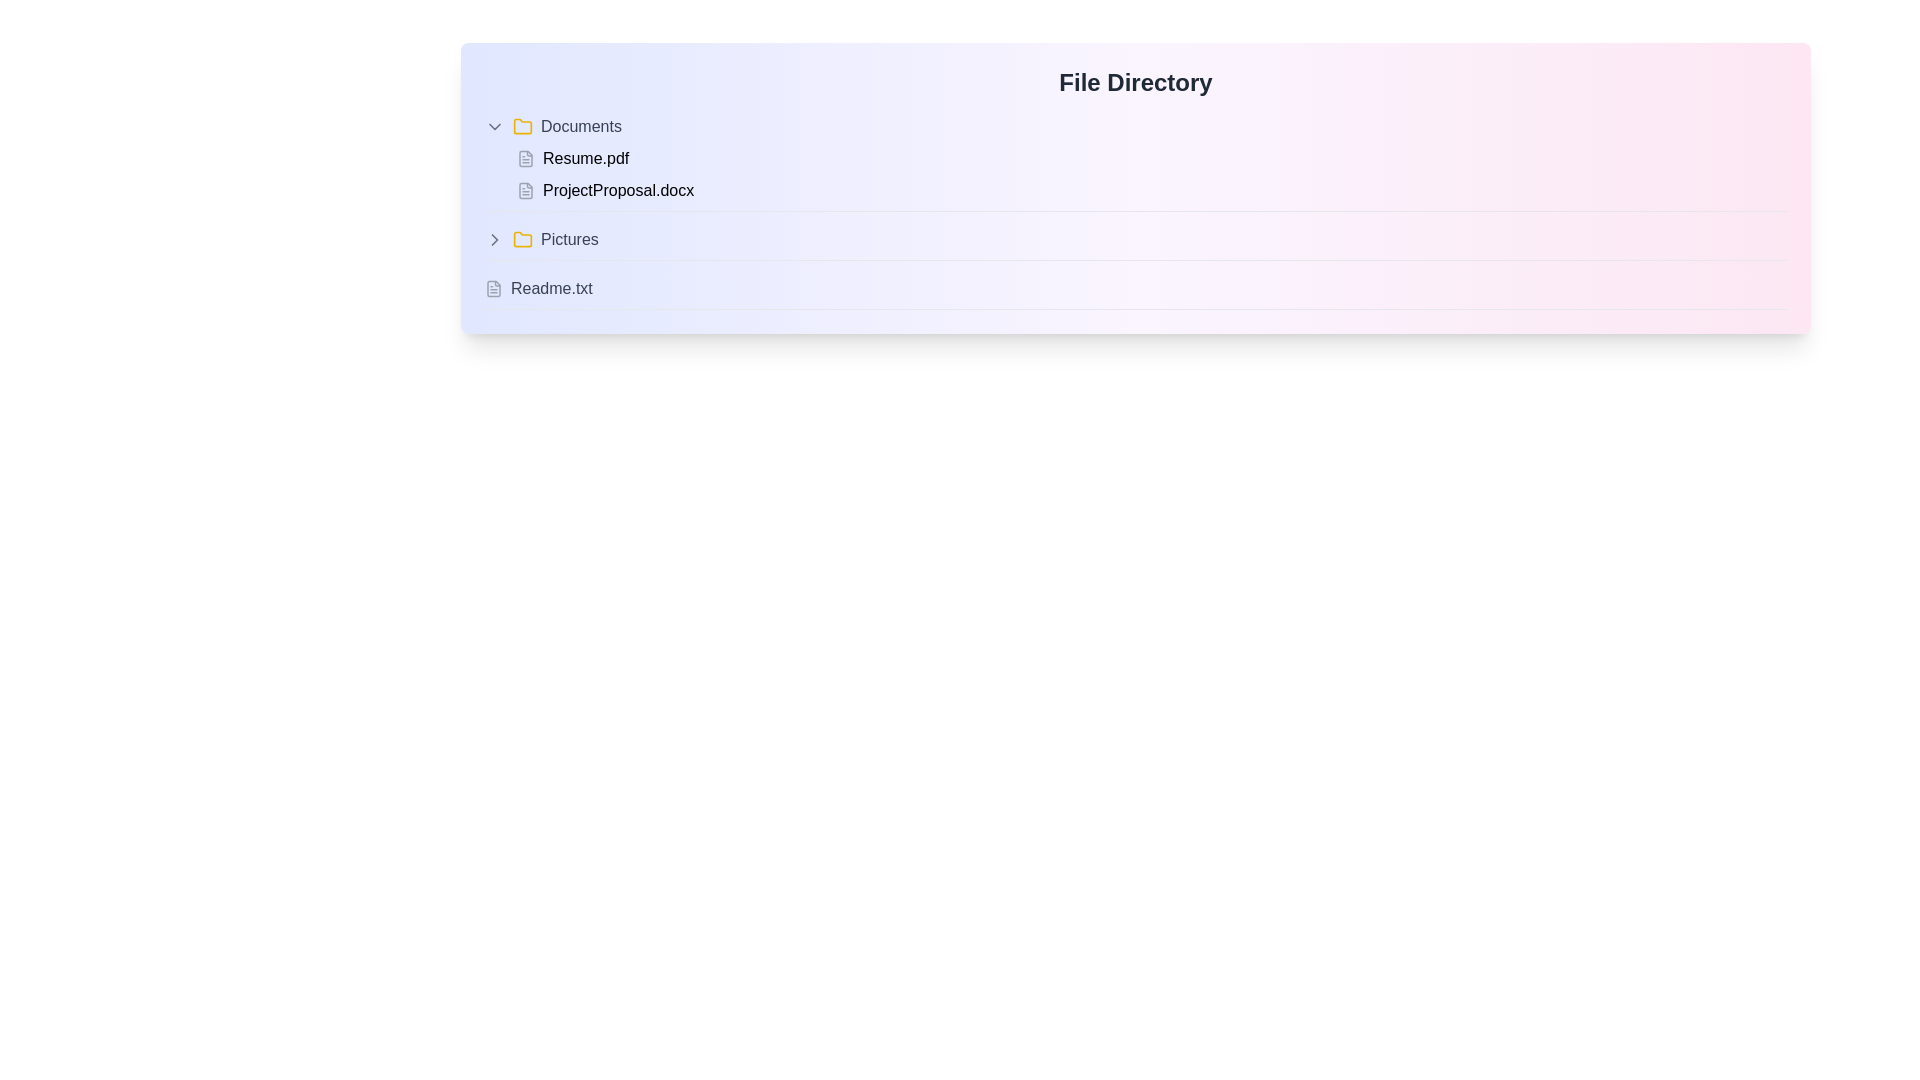  What do you see at coordinates (494, 289) in the screenshot?
I see `the SVG icon representing the 'Readme.txt' file located in the leftmost part of the row in the file directory` at bounding box center [494, 289].